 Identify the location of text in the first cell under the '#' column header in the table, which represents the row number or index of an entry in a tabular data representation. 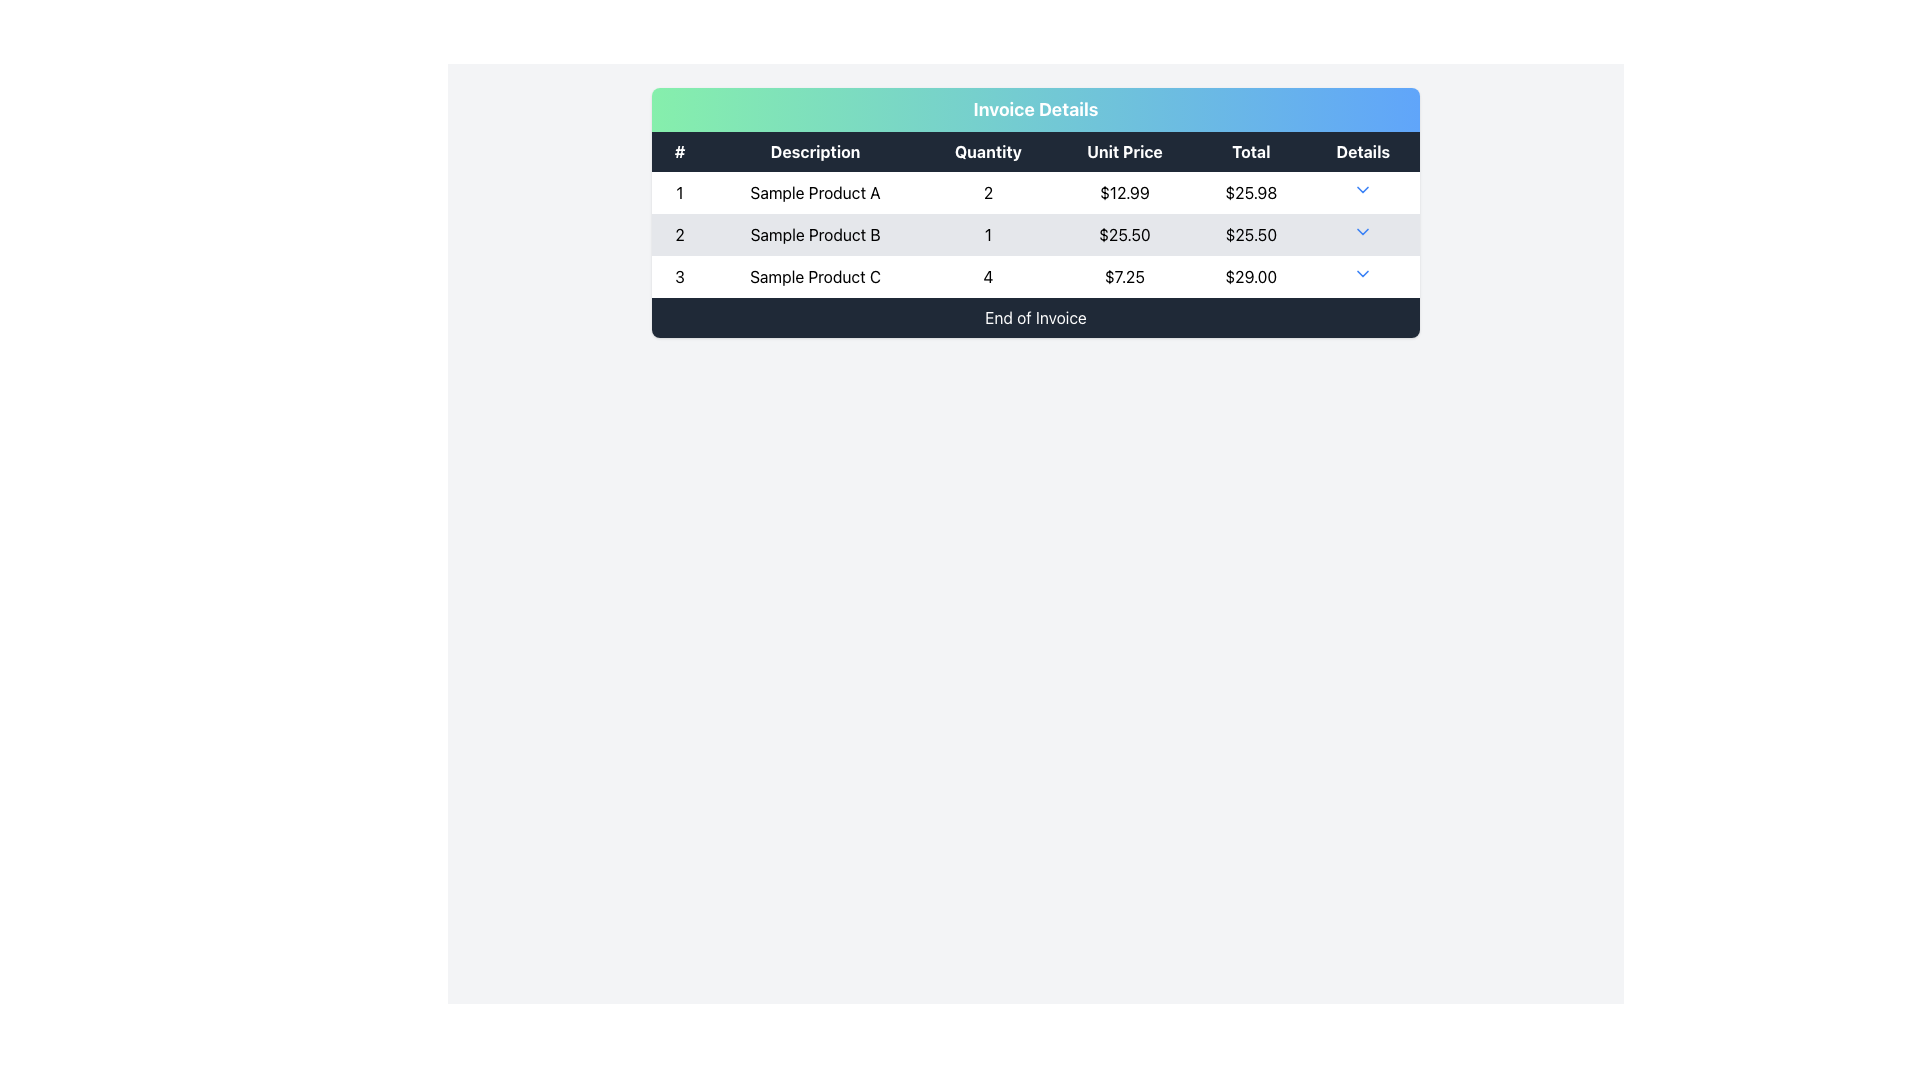
(680, 192).